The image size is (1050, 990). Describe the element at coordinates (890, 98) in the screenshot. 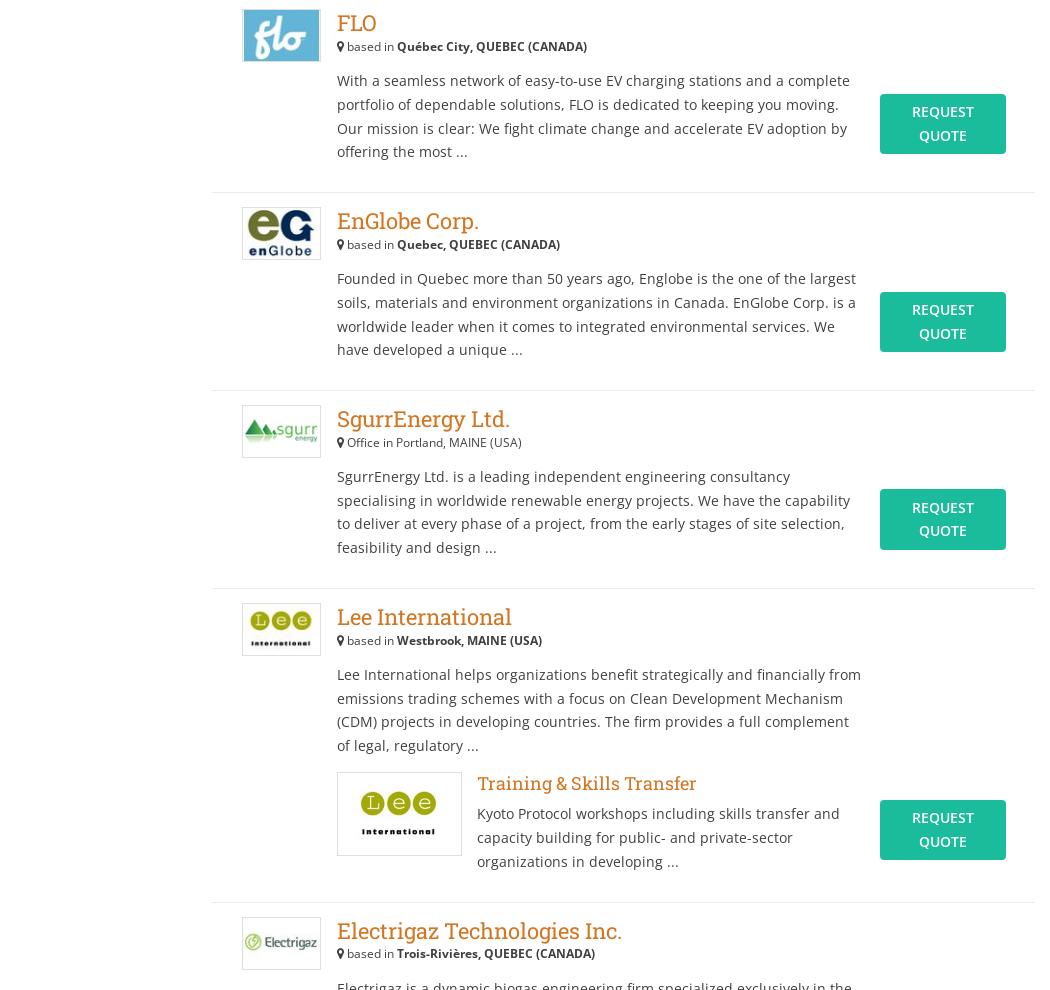

I see `'Medical XPRT'` at that location.